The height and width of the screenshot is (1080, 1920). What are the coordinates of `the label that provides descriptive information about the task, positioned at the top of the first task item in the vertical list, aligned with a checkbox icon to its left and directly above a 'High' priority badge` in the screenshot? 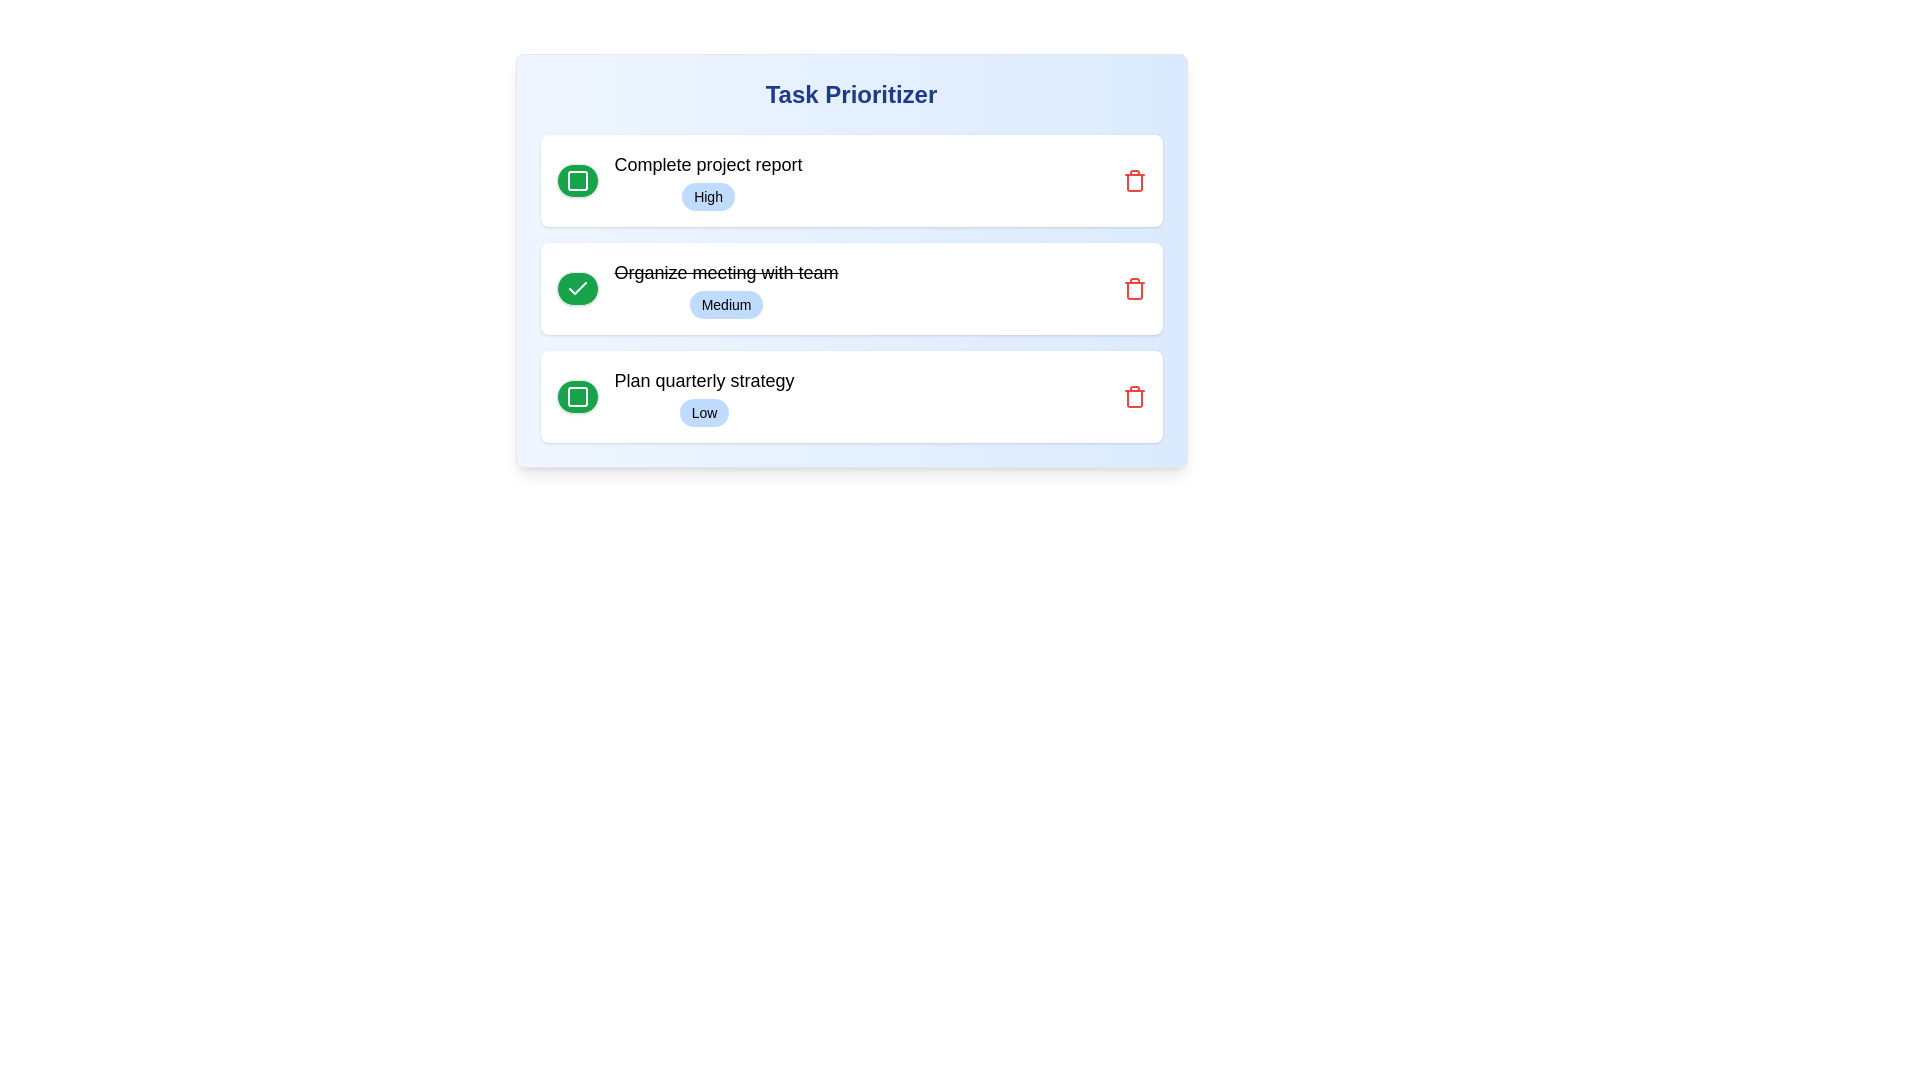 It's located at (708, 164).